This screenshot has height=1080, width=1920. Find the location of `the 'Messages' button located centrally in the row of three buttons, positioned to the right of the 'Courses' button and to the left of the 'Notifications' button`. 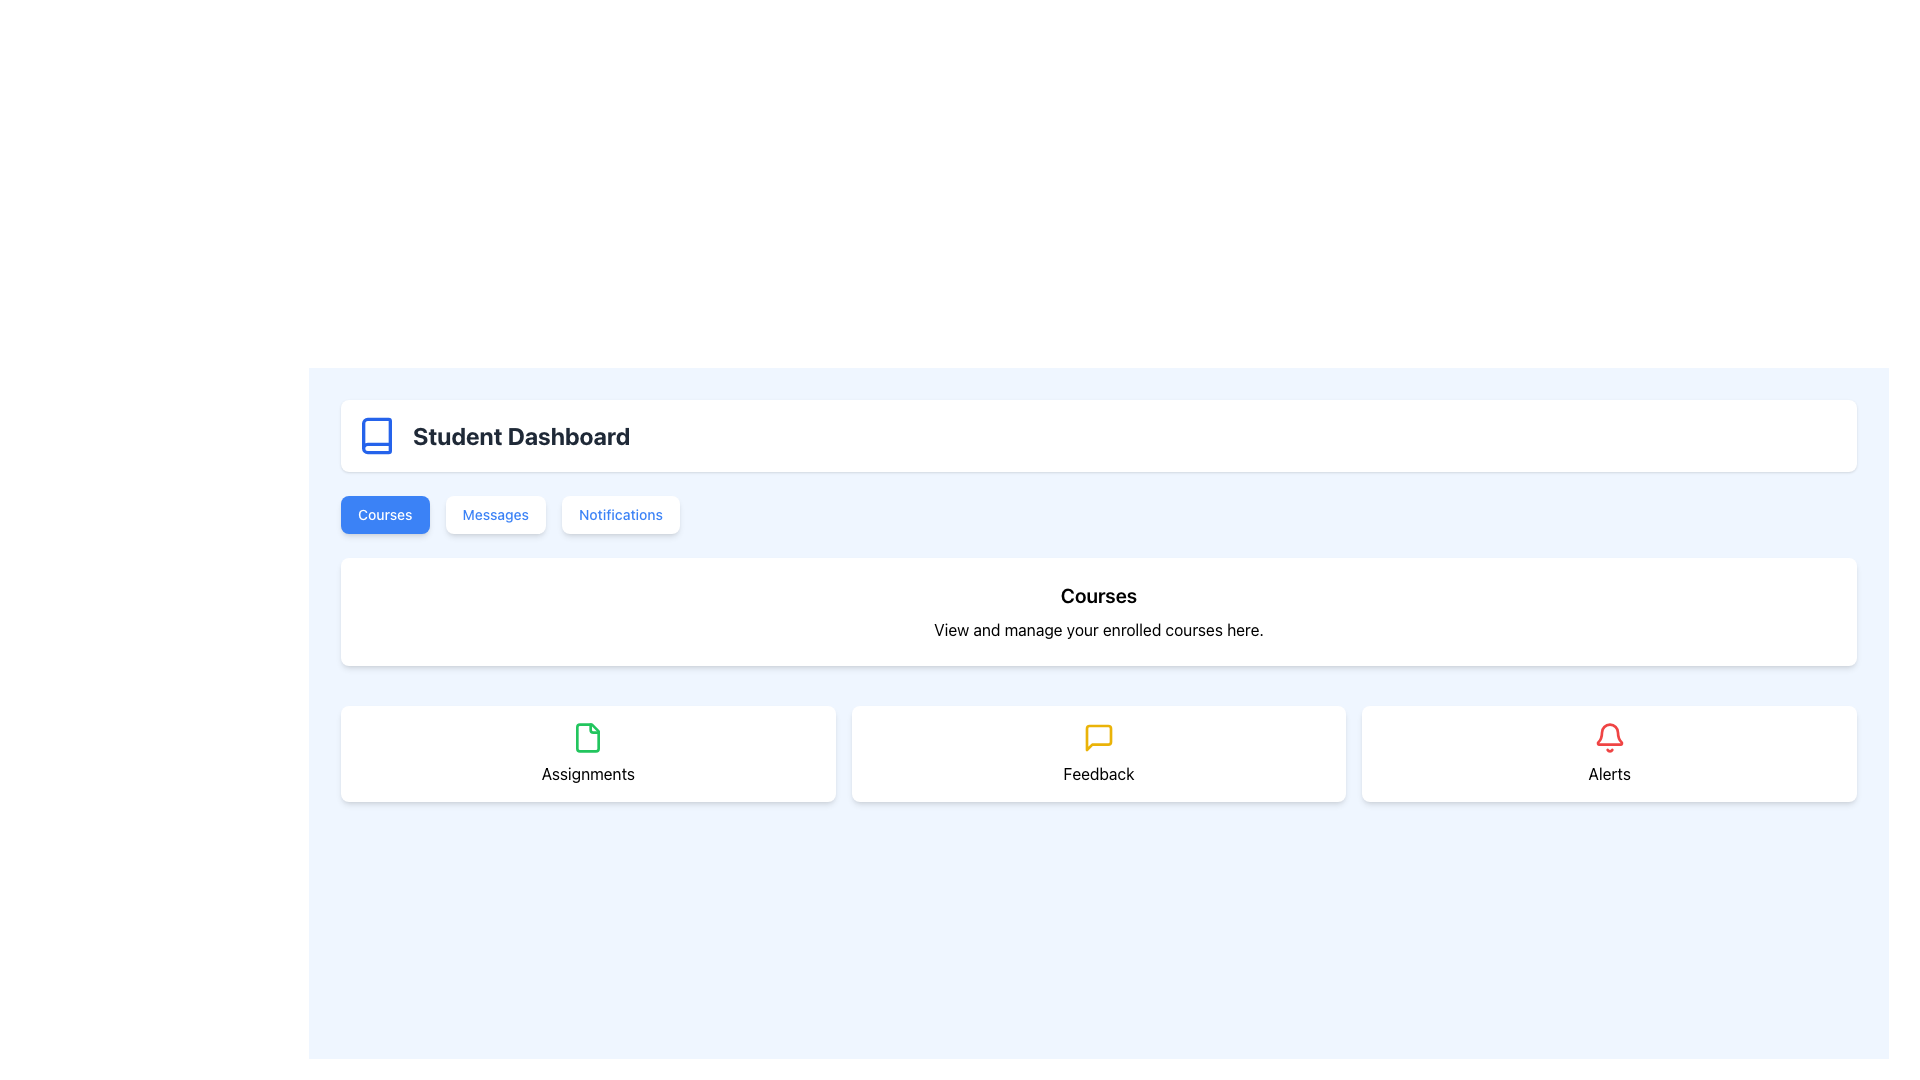

the 'Messages' button located centrally in the row of three buttons, positioned to the right of the 'Courses' button and to the left of the 'Notifications' button is located at coordinates (495, 514).